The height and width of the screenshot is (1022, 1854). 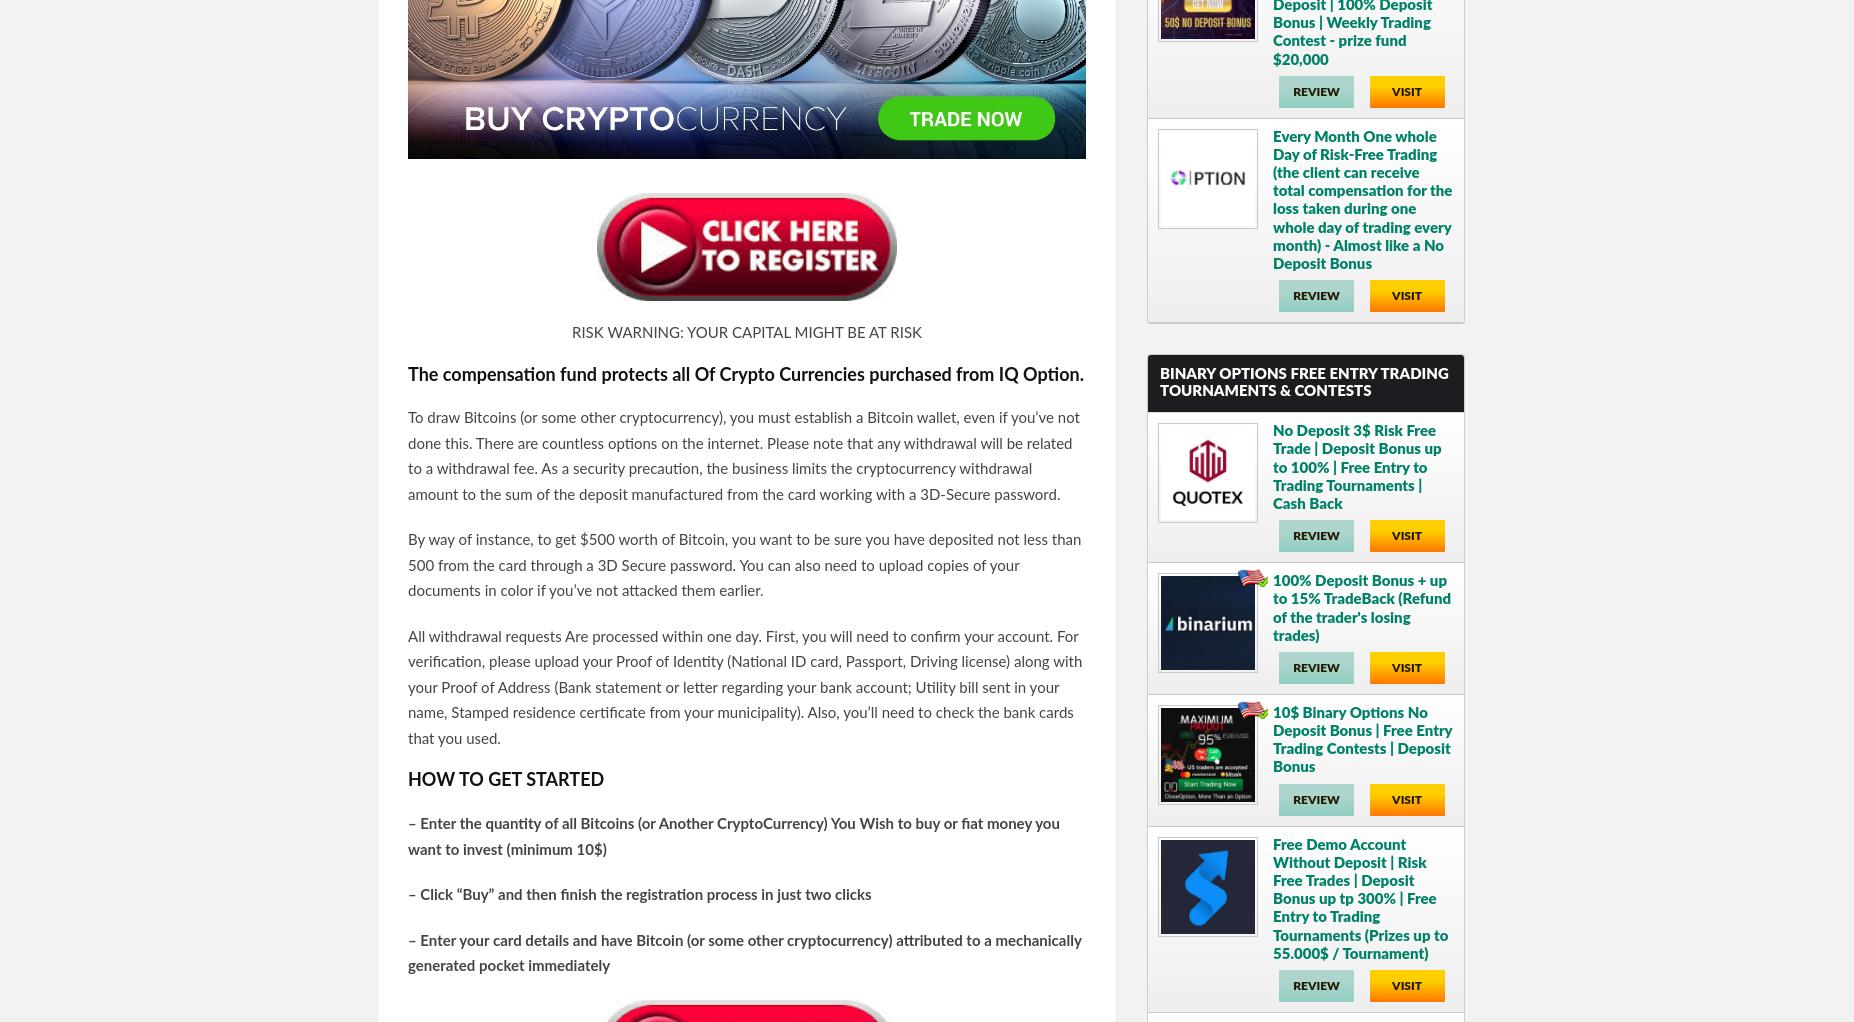 What do you see at coordinates (745, 333) in the screenshot?
I see `'RISK WARNING: YOUR CAPITAL MIGHT BE AT RISK'` at bounding box center [745, 333].